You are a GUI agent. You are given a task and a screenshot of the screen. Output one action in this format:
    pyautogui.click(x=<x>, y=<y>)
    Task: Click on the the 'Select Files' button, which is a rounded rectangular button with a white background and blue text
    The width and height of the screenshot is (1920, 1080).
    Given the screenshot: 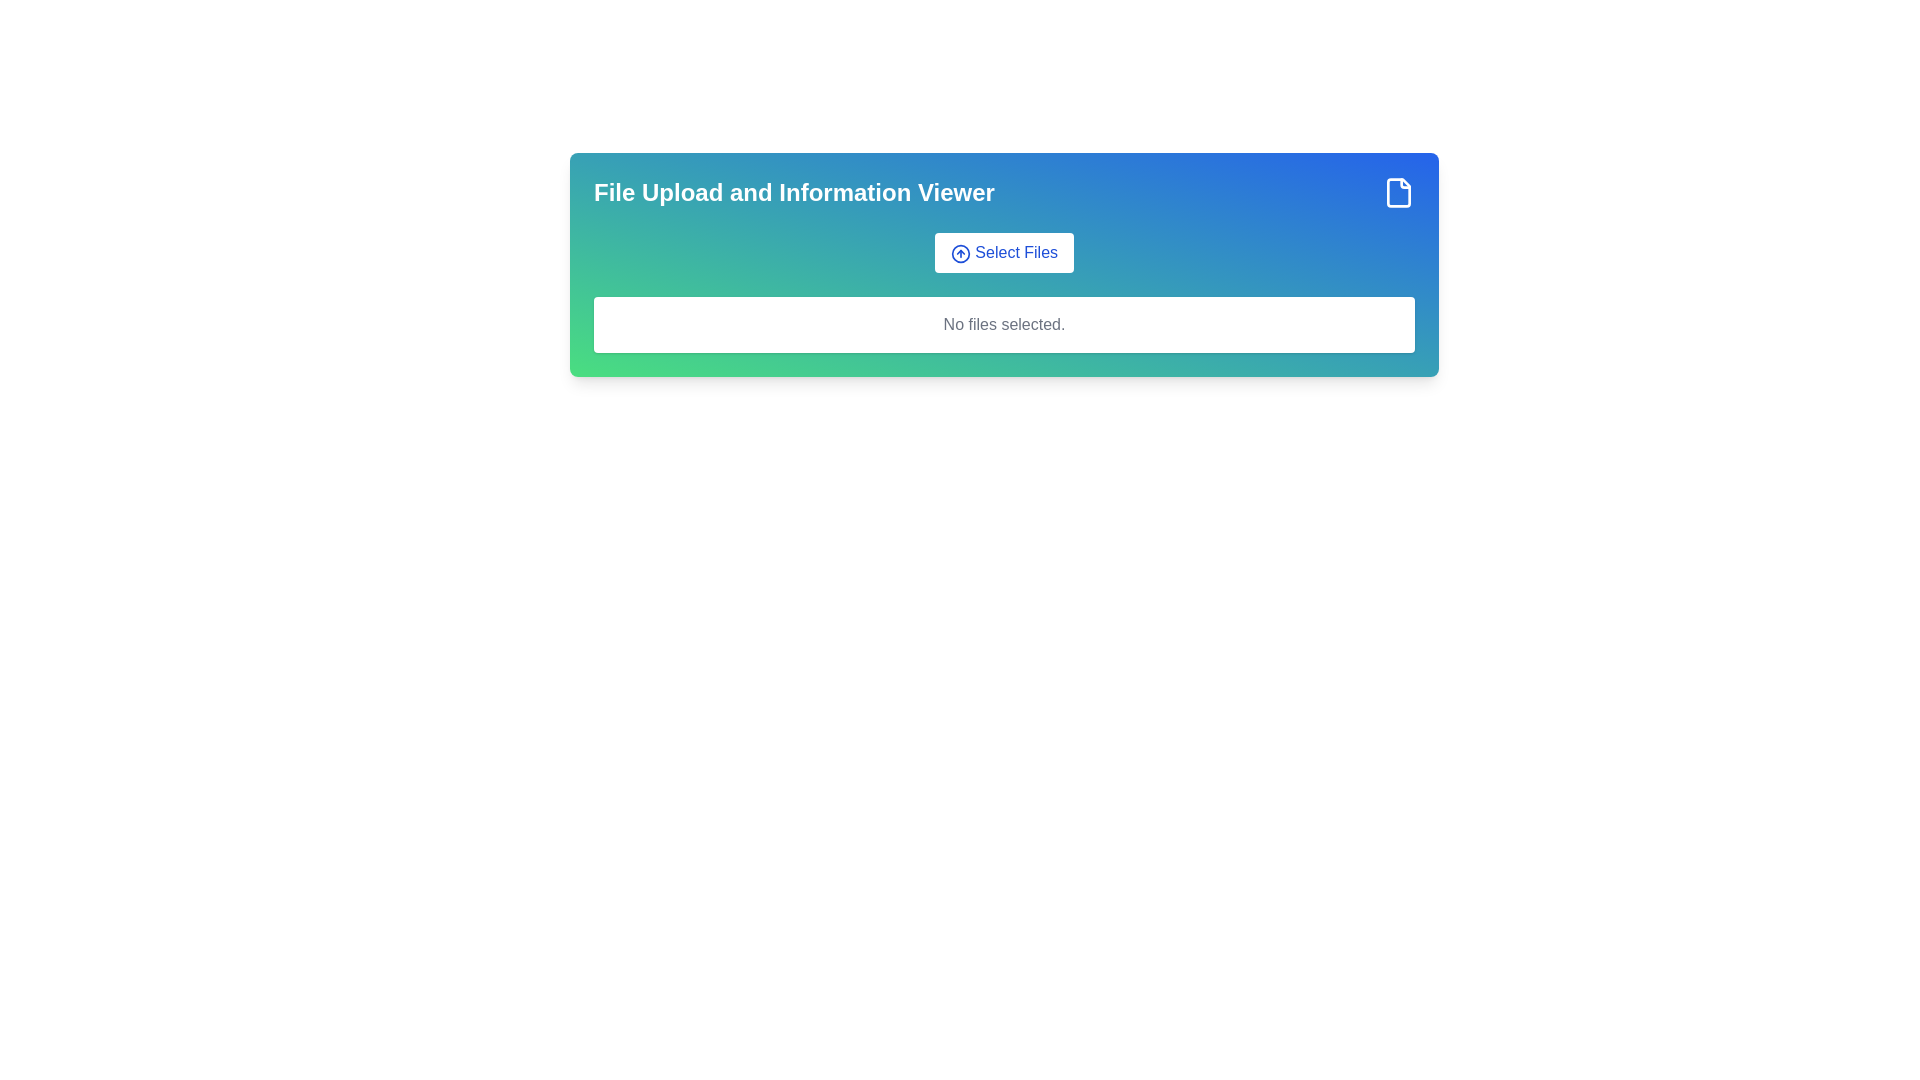 What is the action you would take?
    pyautogui.click(x=1004, y=252)
    